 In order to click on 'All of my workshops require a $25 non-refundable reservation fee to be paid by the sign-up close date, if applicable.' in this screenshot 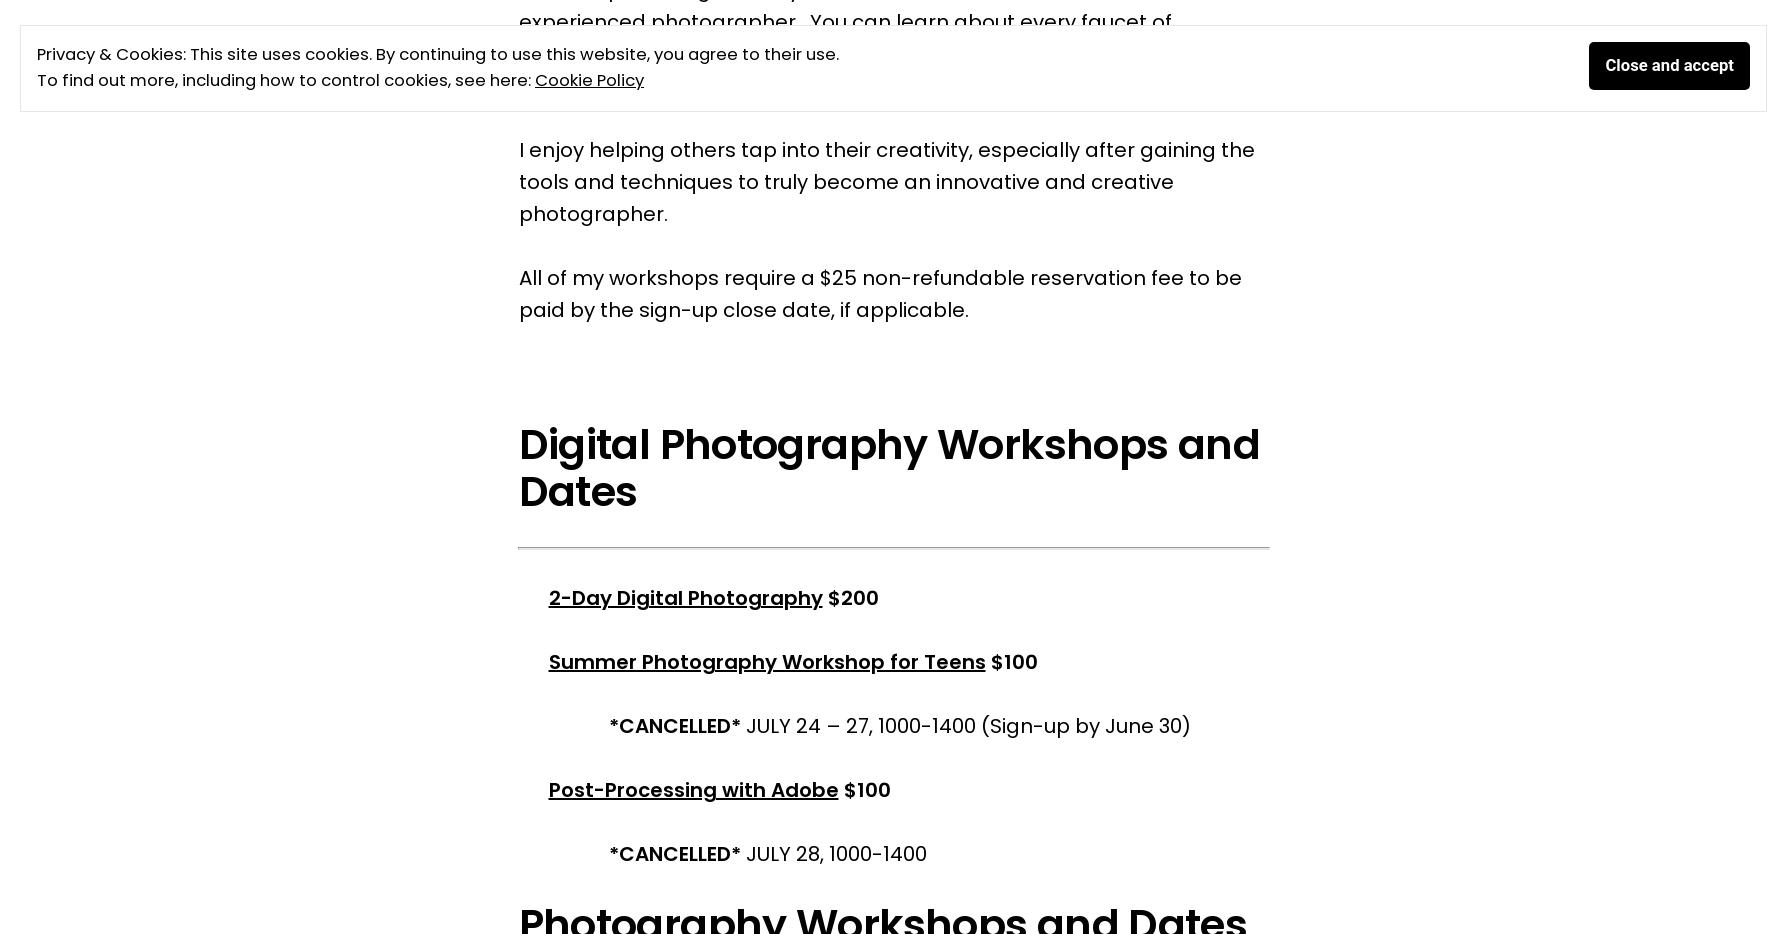, I will do `click(879, 293)`.